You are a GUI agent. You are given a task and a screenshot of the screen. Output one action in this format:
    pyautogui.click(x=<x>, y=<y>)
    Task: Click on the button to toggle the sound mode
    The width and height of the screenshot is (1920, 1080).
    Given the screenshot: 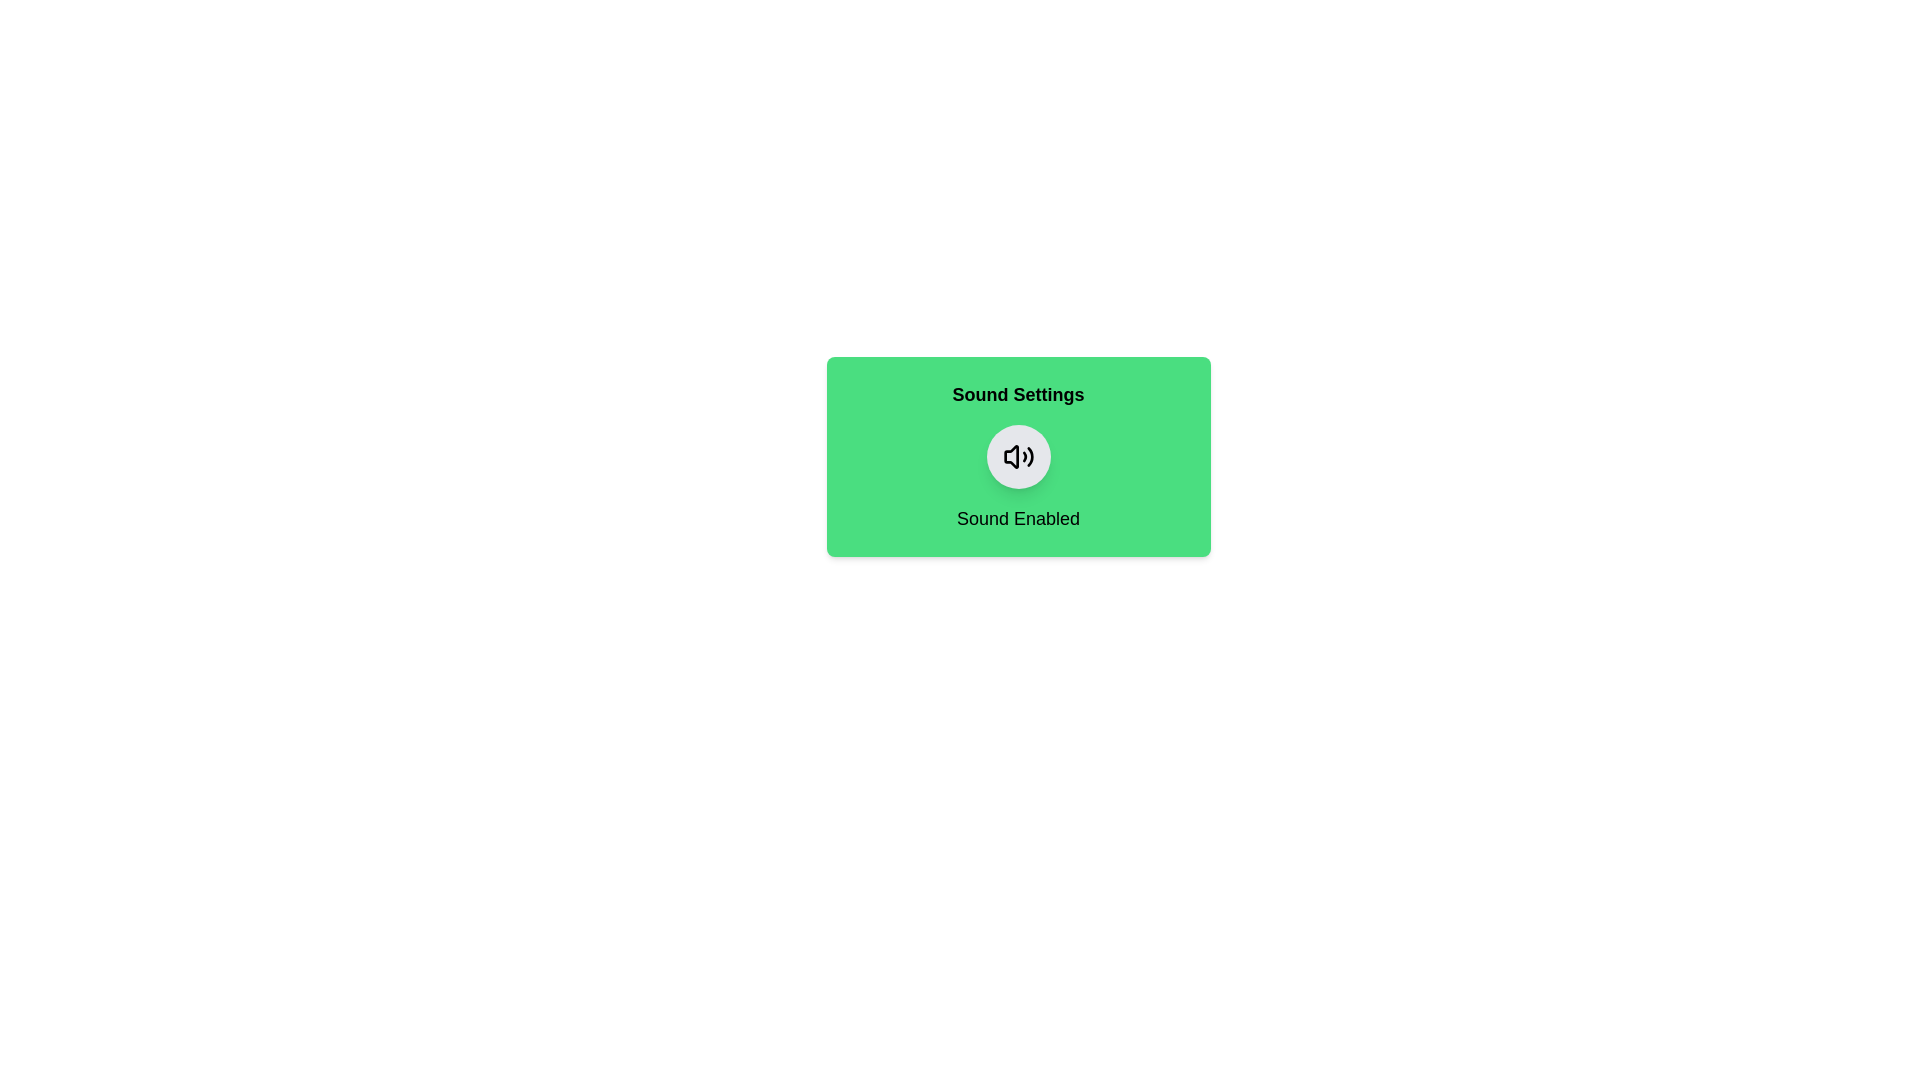 What is the action you would take?
    pyautogui.click(x=1018, y=456)
    